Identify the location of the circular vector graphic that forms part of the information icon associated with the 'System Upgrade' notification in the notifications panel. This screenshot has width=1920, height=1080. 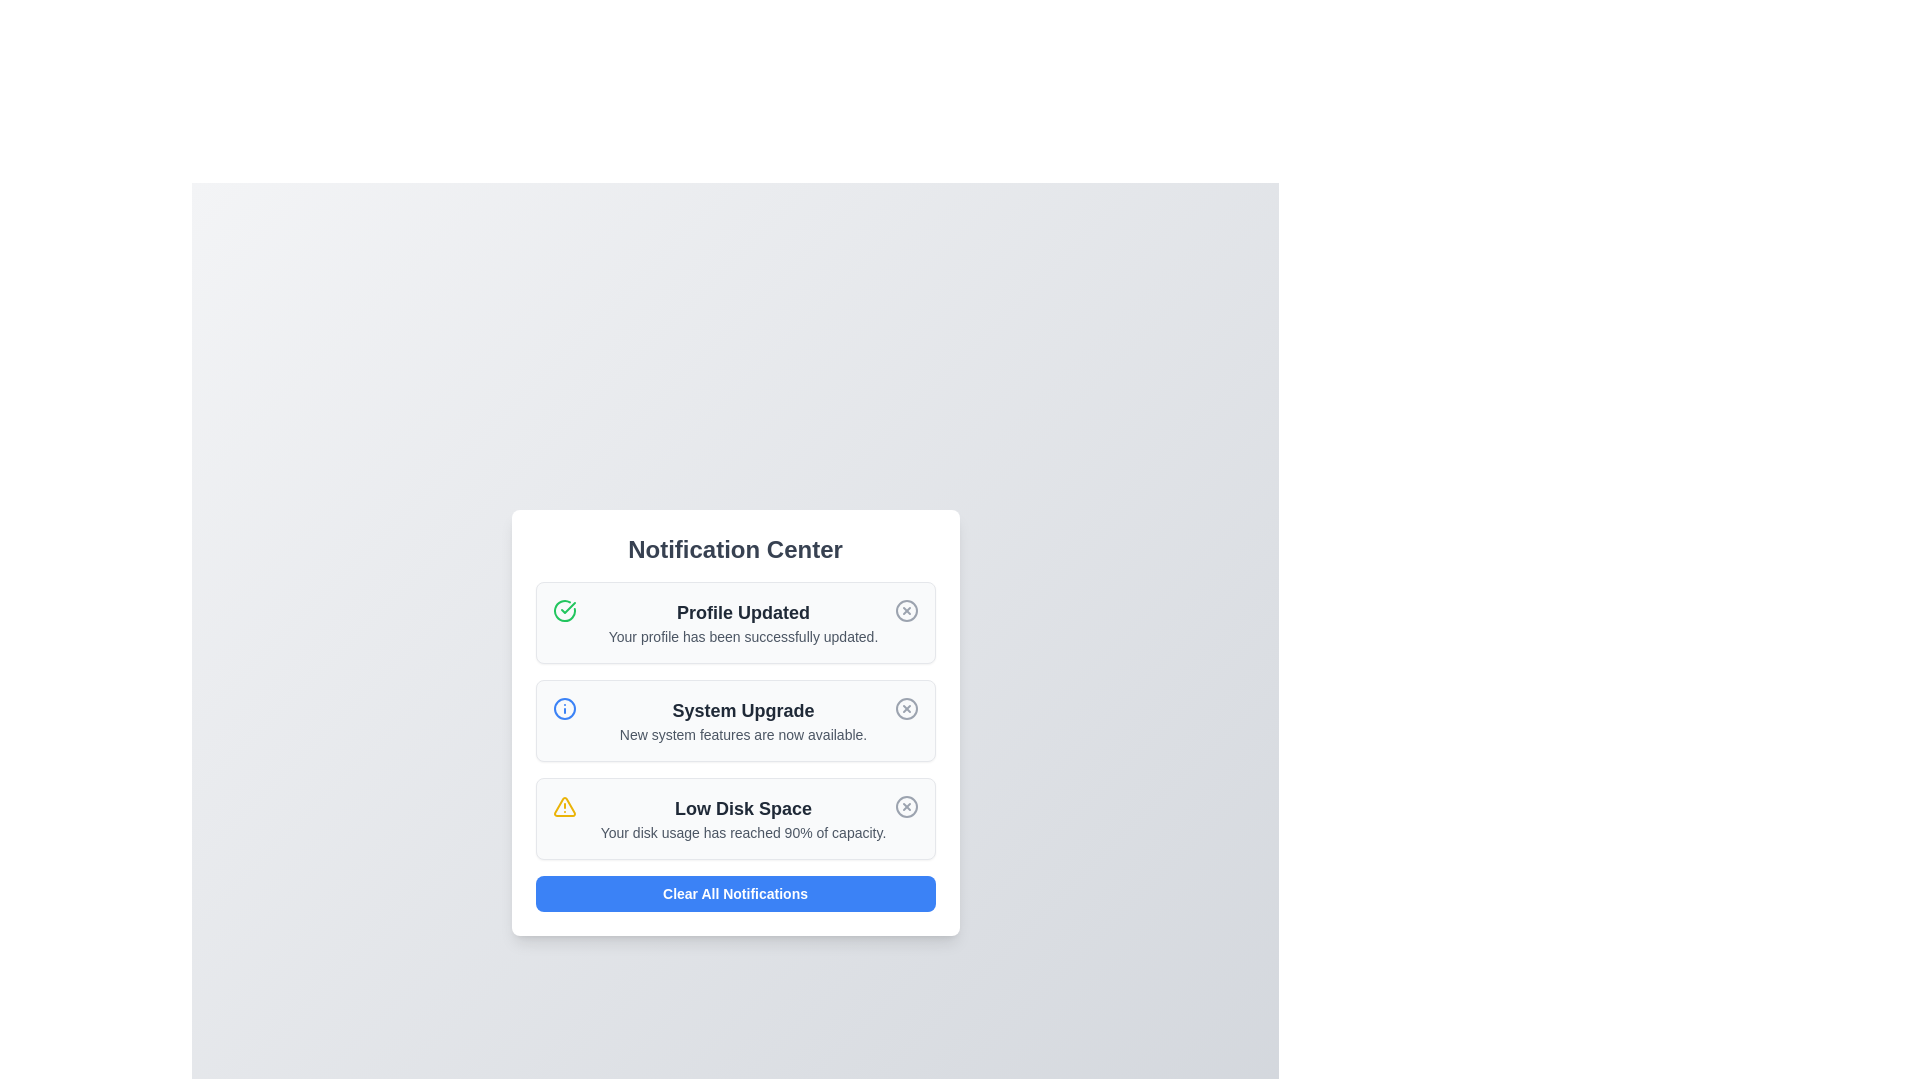
(563, 708).